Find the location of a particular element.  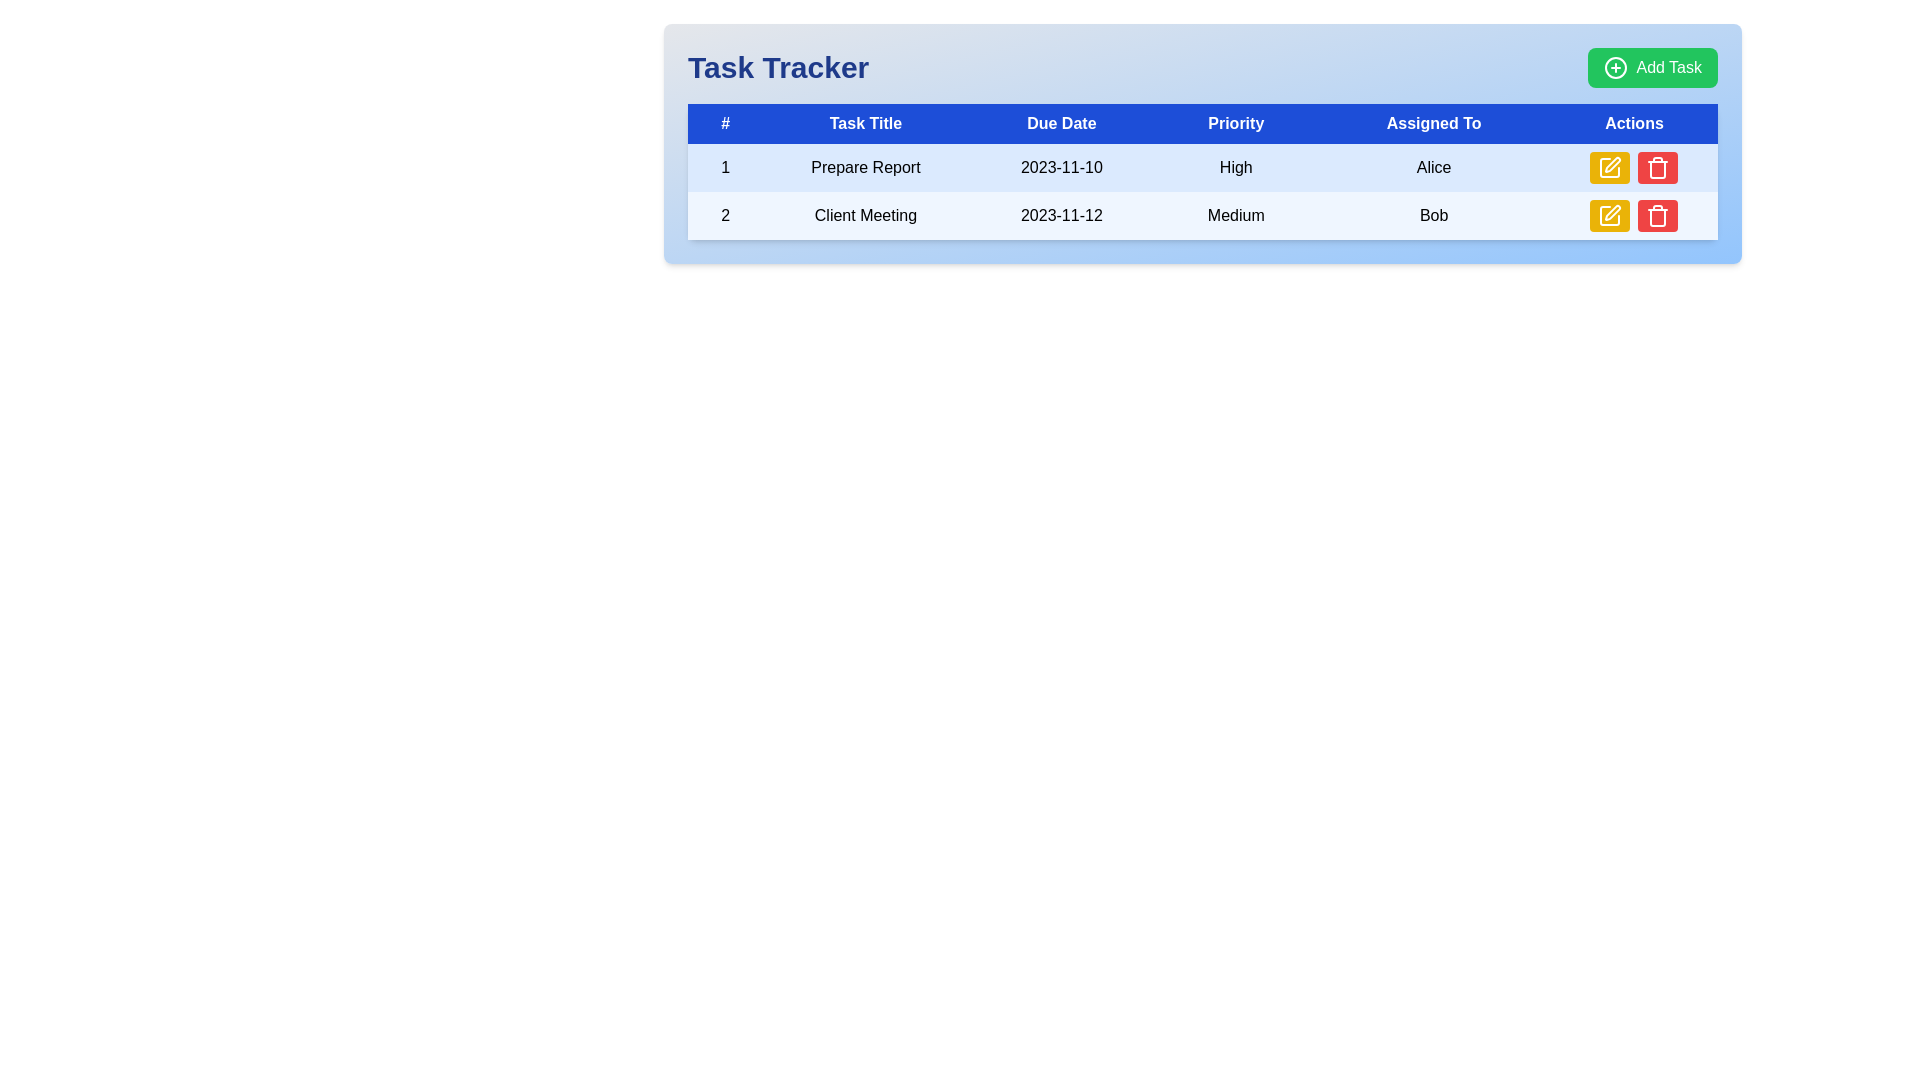

the delete button with an icon located on the far right of the 'Actions' column for the task titled 'Client Meeting' is located at coordinates (1657, 216).